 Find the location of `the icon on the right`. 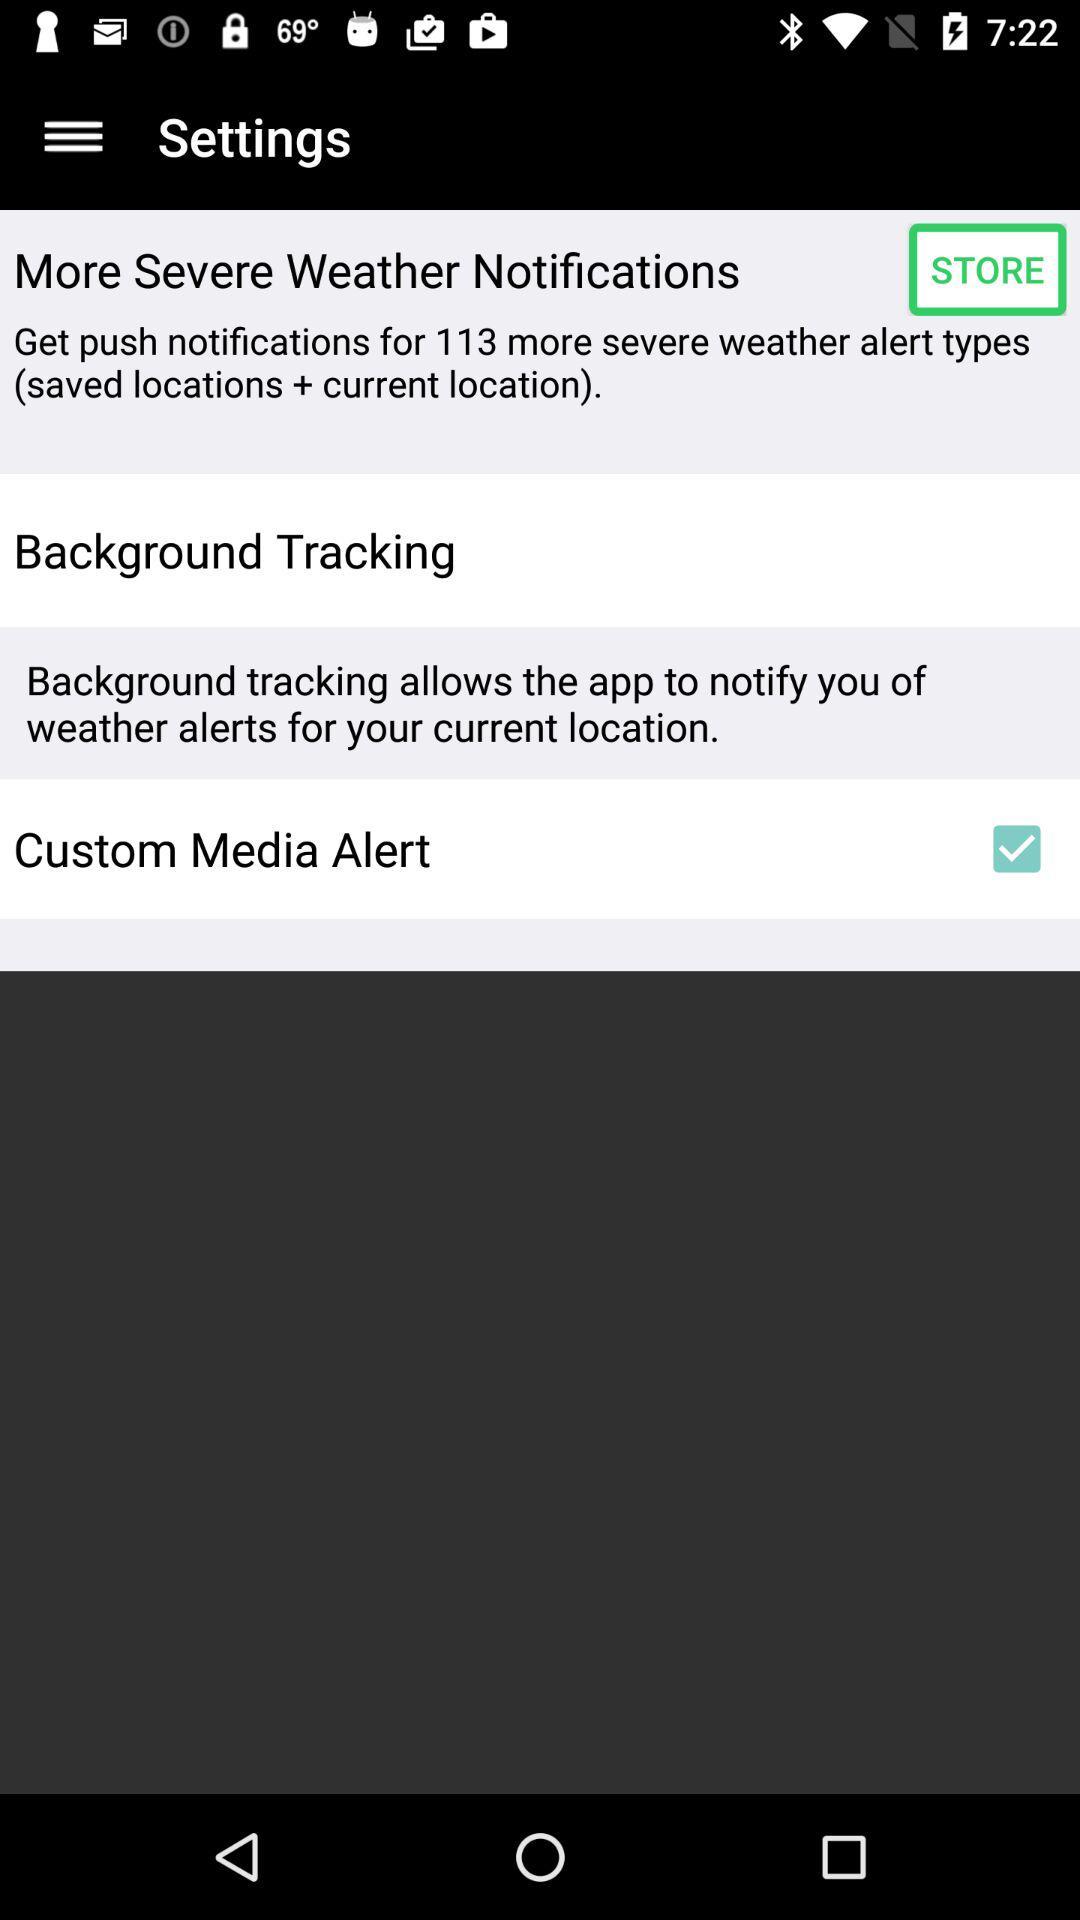

the icon on the right is located at coordinates (1017, 849).